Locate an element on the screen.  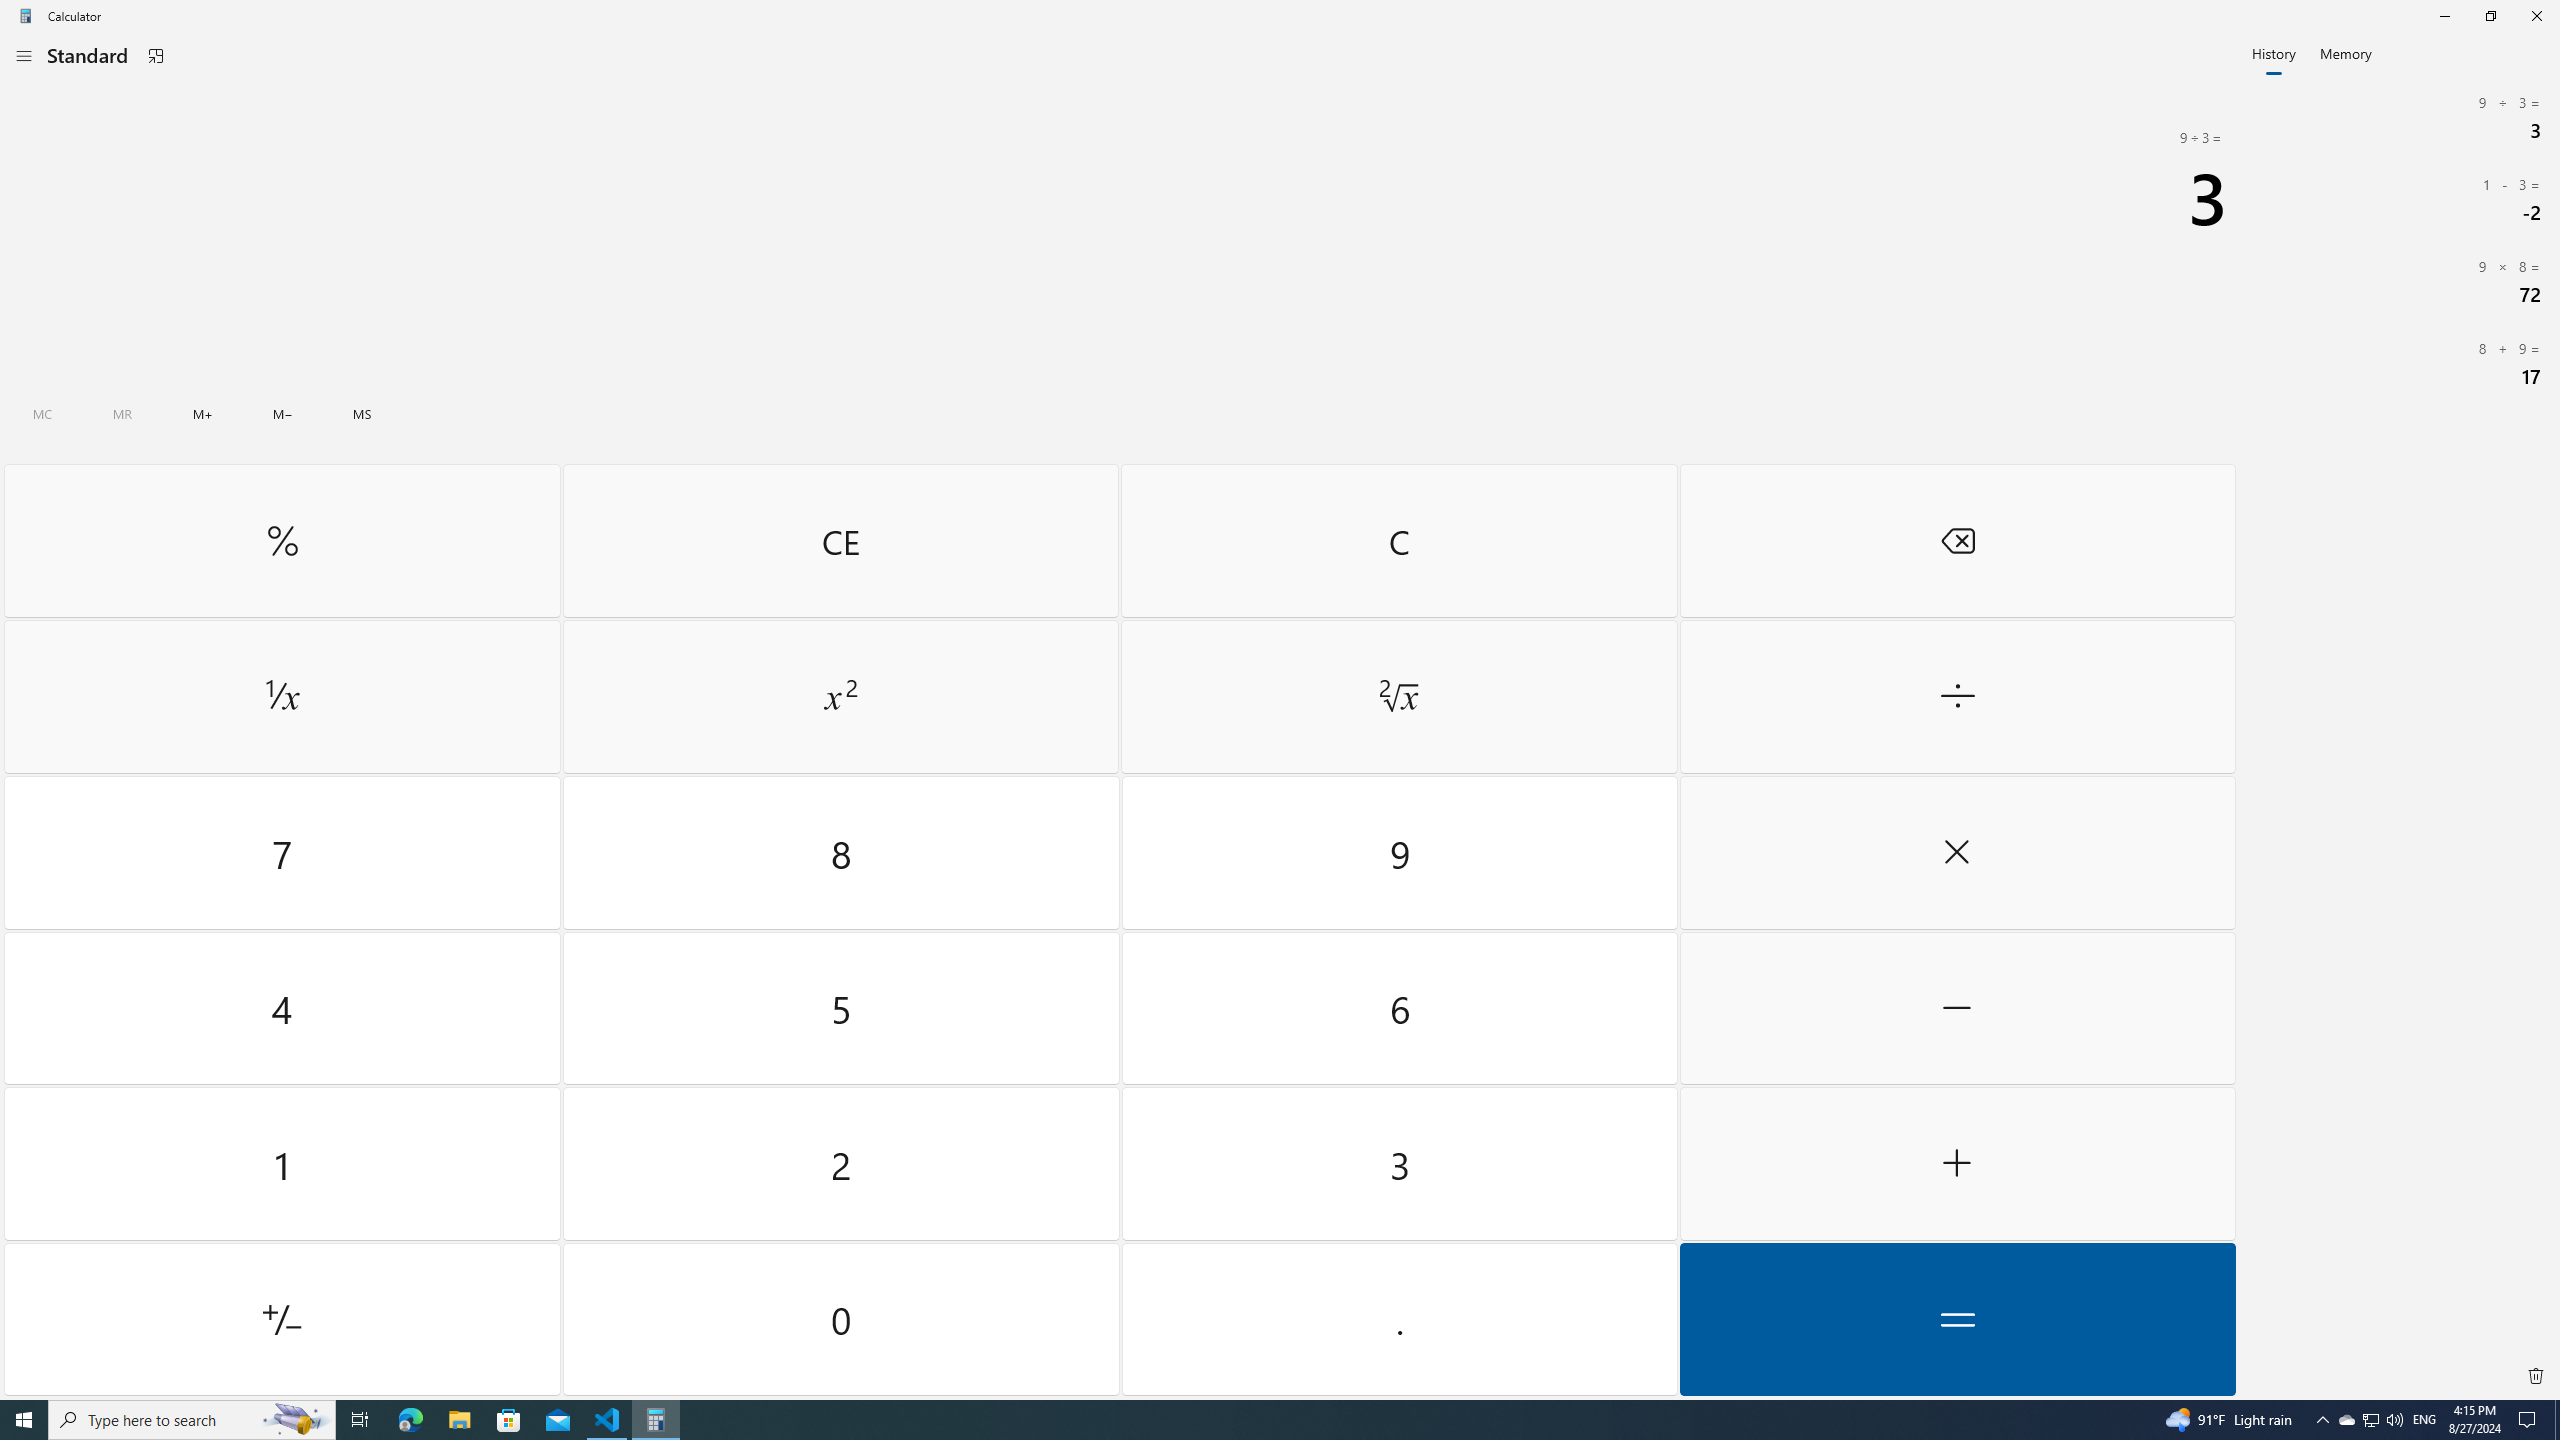
'Memory store' is located at coordinates (362, 413).